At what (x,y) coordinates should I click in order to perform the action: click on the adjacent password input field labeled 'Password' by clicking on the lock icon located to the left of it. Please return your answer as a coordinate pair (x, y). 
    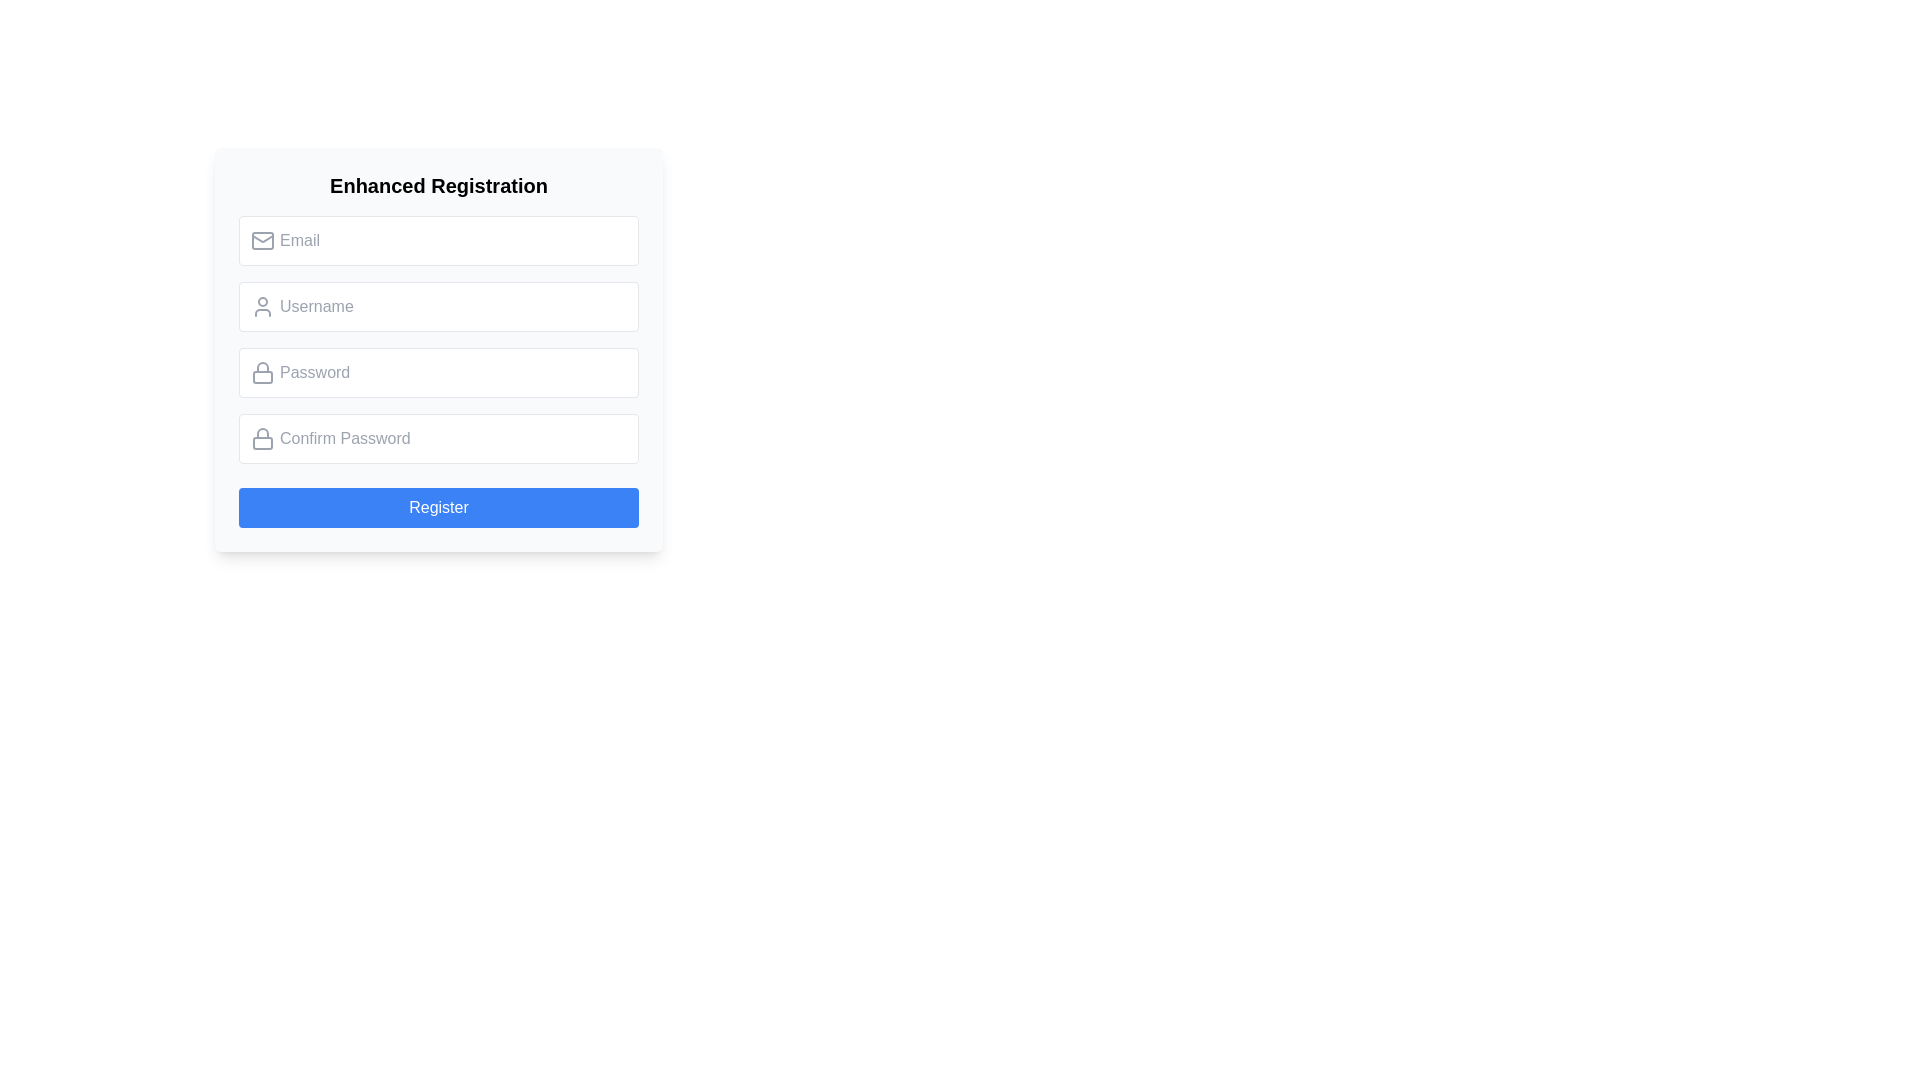
    Looking at the image, I should click on (262, 373).